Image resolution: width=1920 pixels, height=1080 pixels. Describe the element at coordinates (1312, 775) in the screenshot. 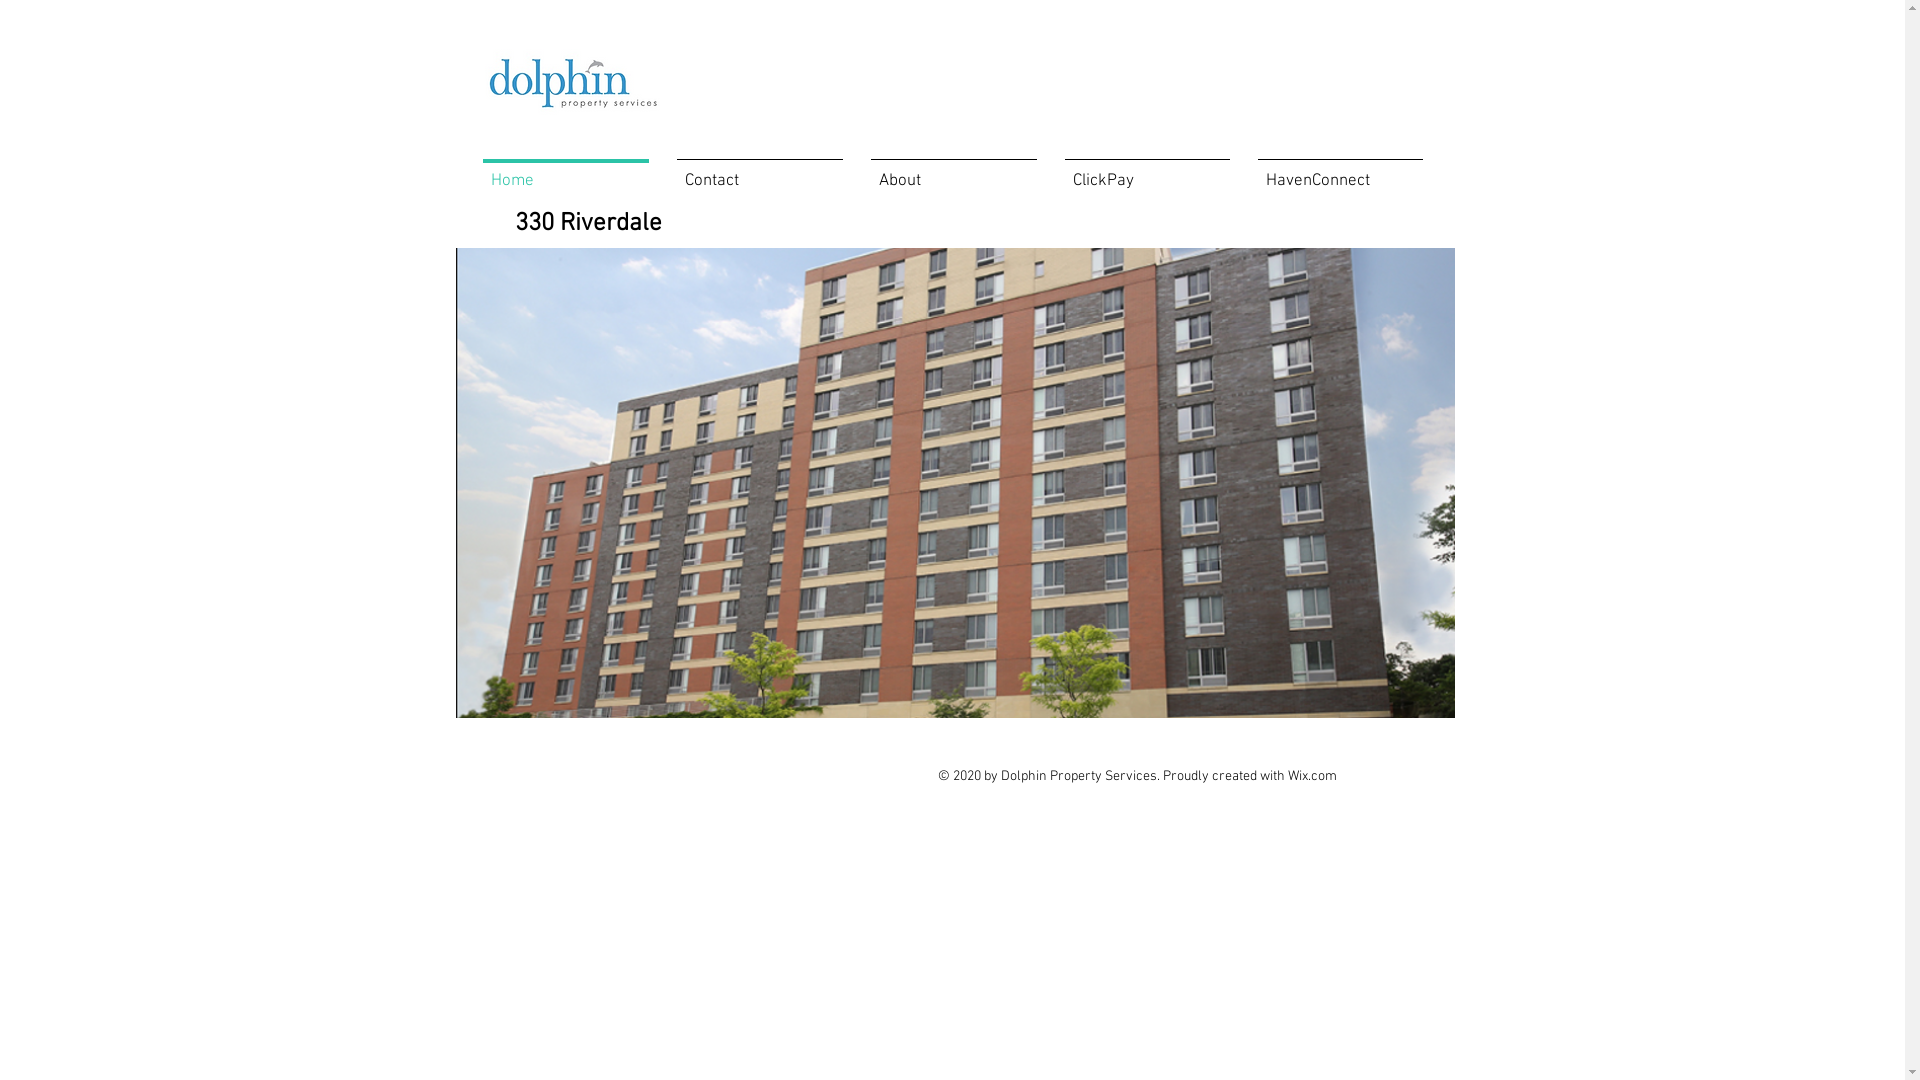

I see `'Wix.com'` at that location.